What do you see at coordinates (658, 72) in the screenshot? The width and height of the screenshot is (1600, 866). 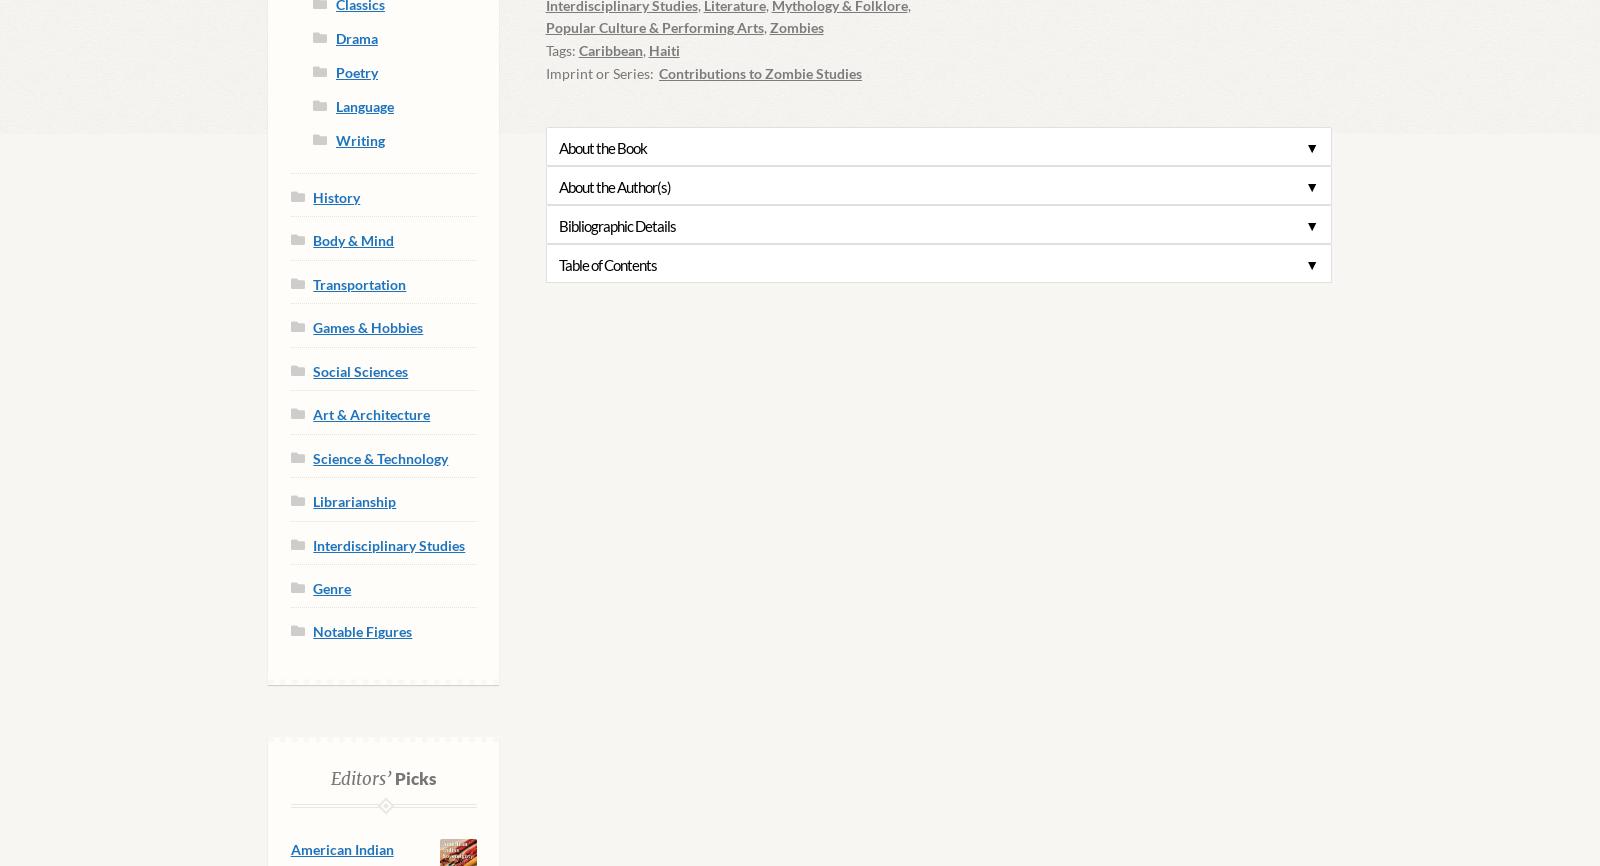 I see `'Contributions to Zombie Studies'` at bounding box center [658, 72].